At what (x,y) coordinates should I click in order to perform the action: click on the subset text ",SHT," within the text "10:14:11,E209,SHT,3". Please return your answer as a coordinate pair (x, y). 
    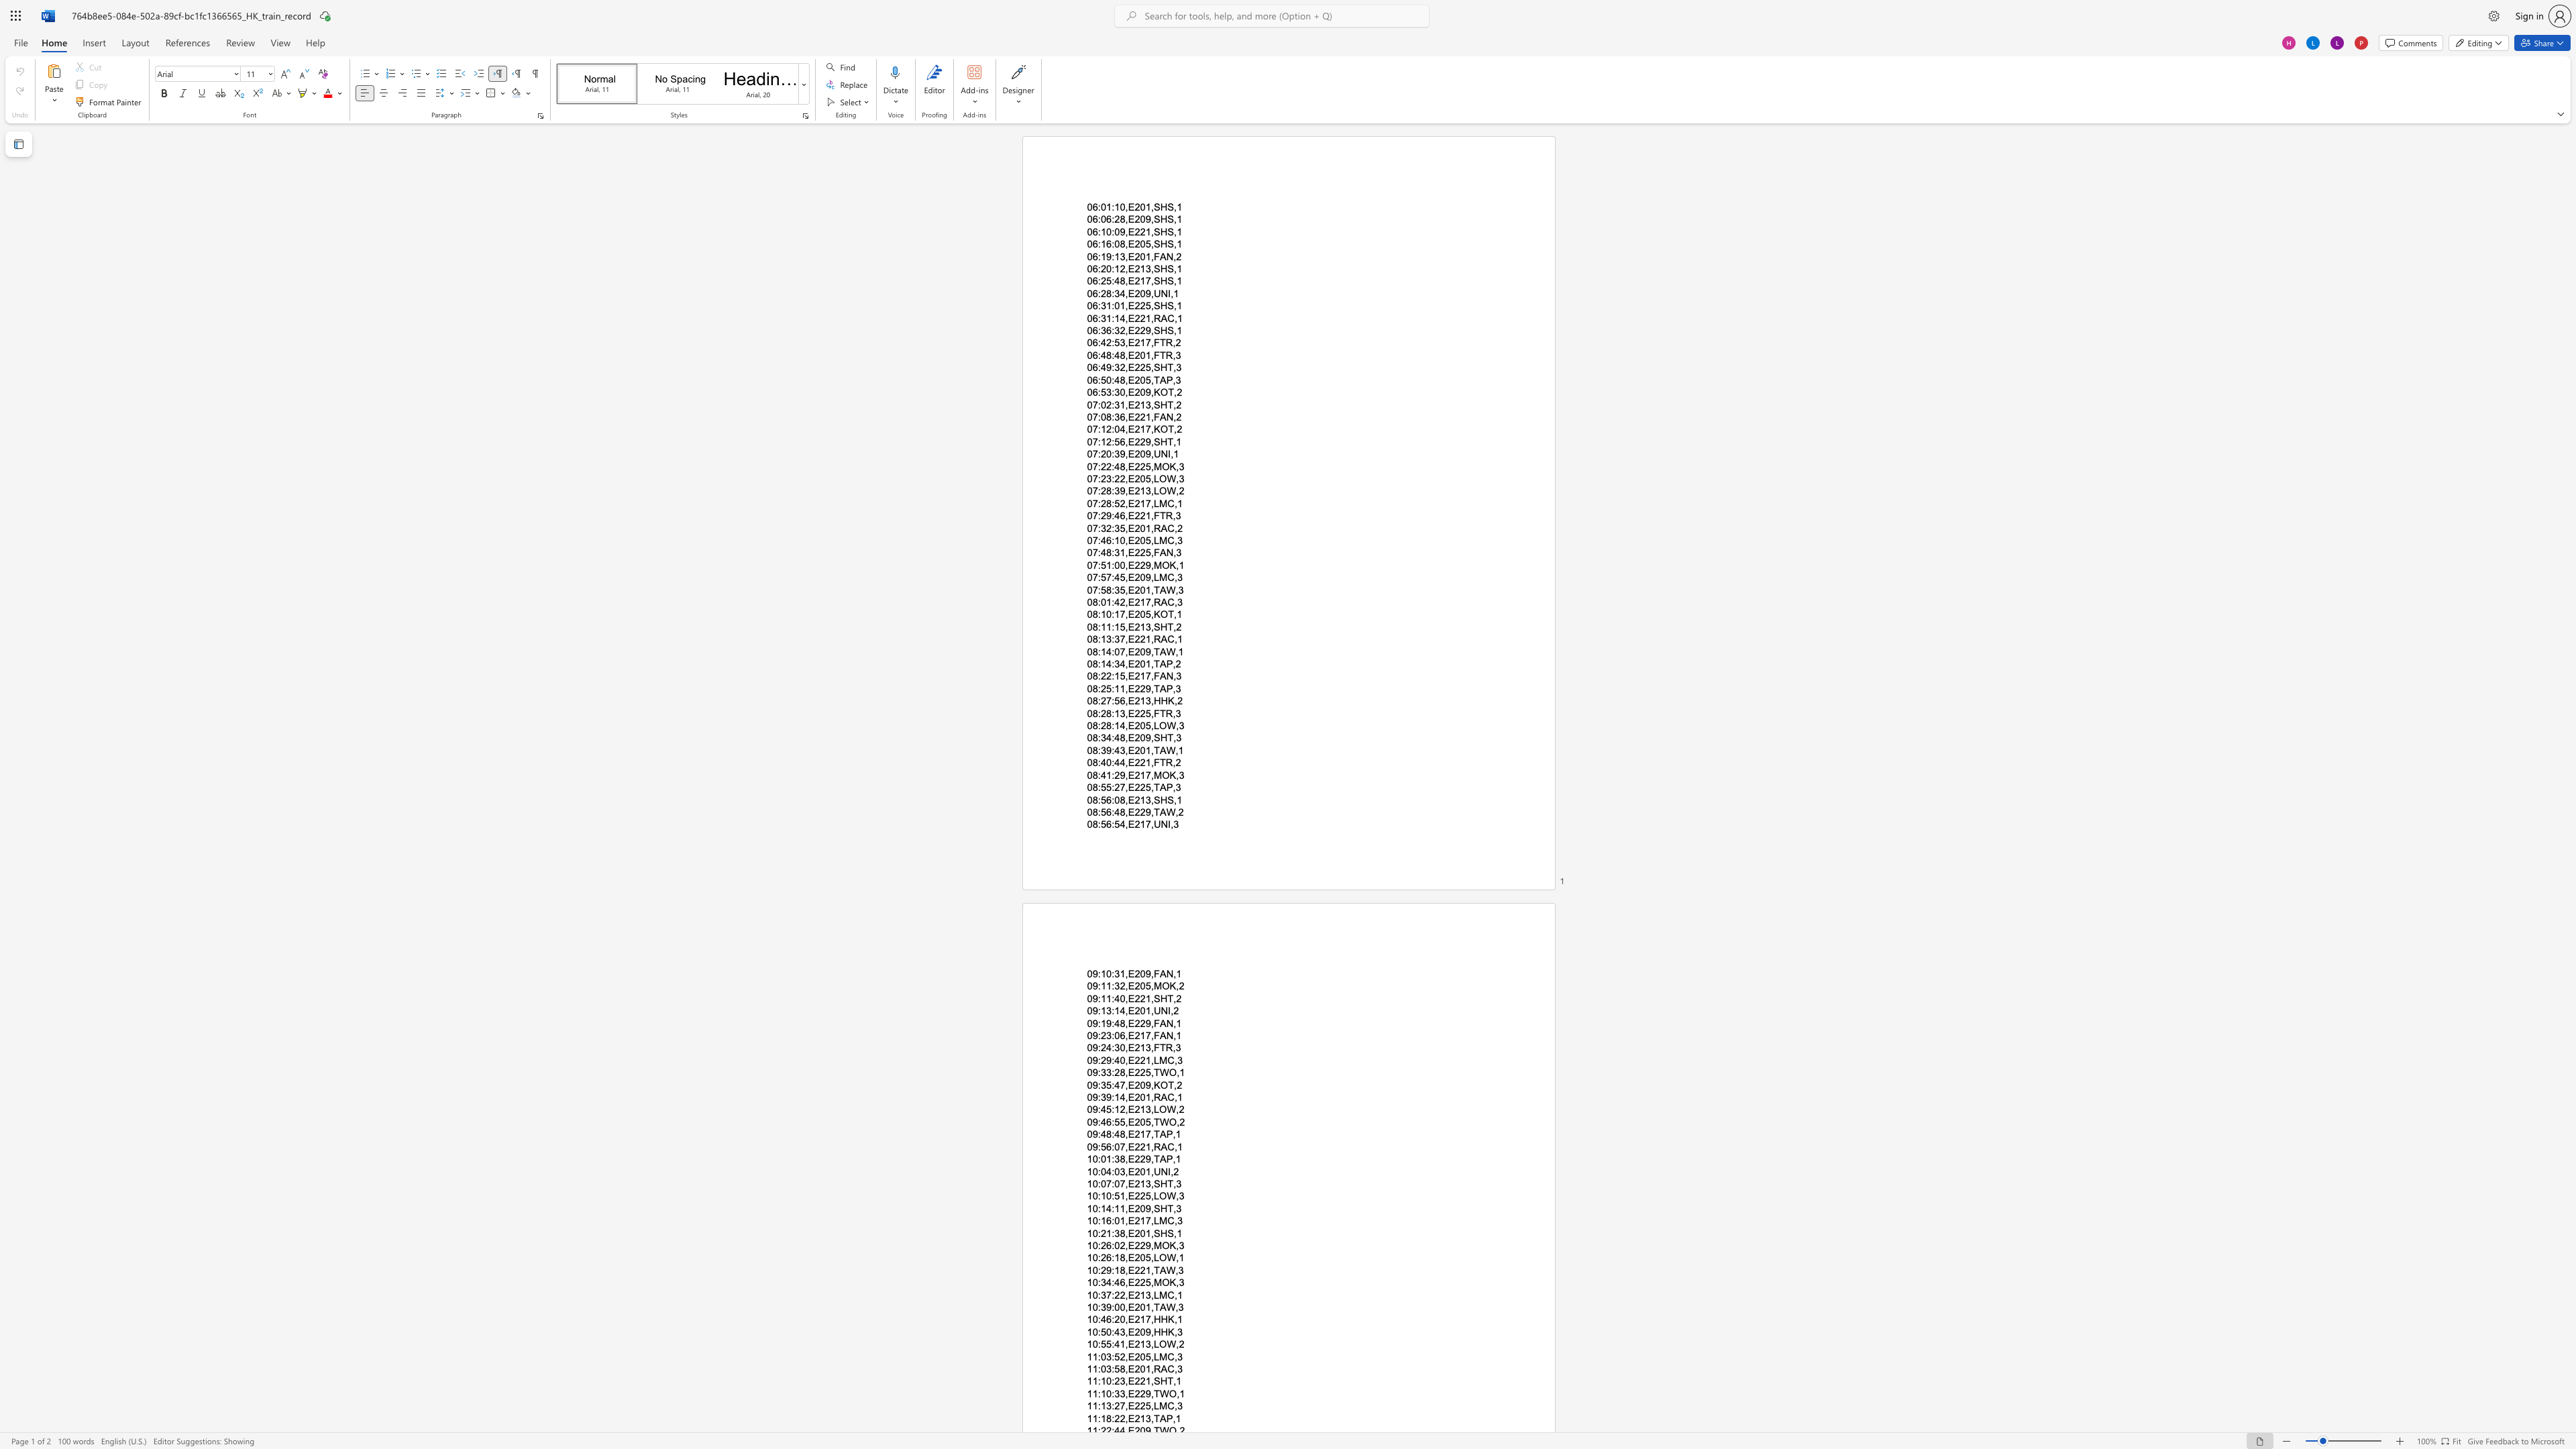
    Looking at the image, I should click on (1149, 1208).